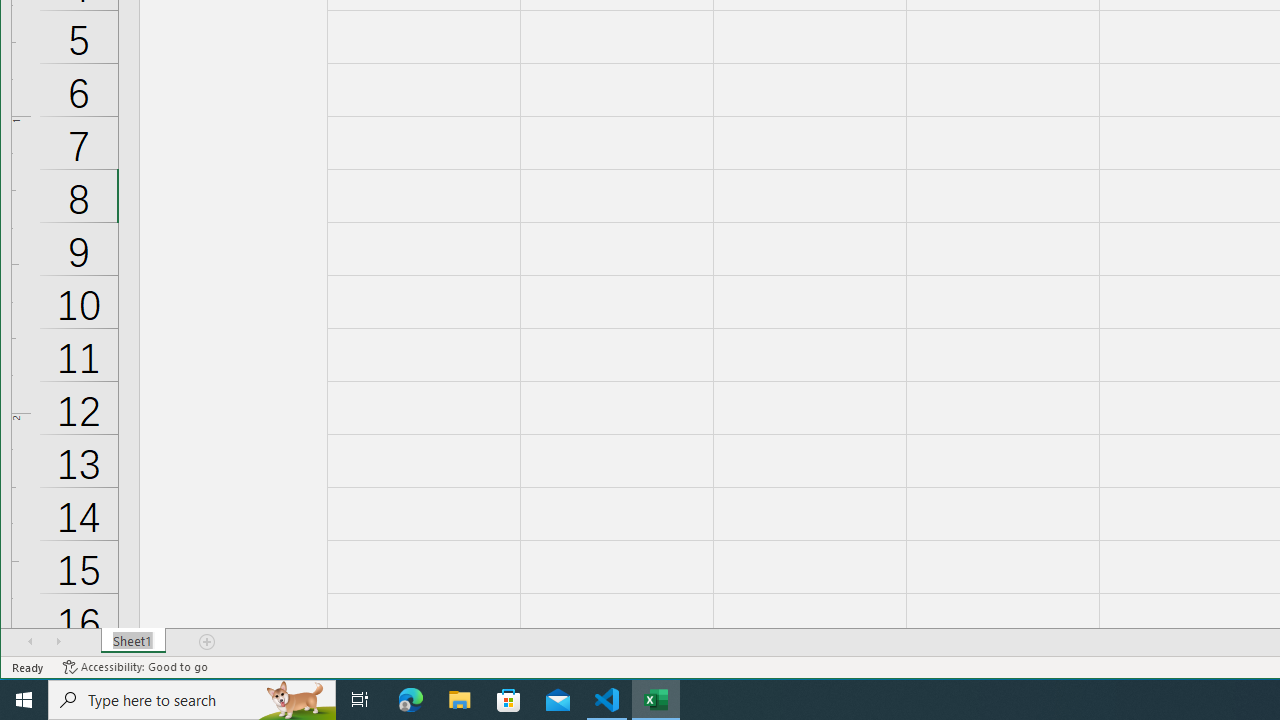  I want to click on 'Task View', so click(359, 698).